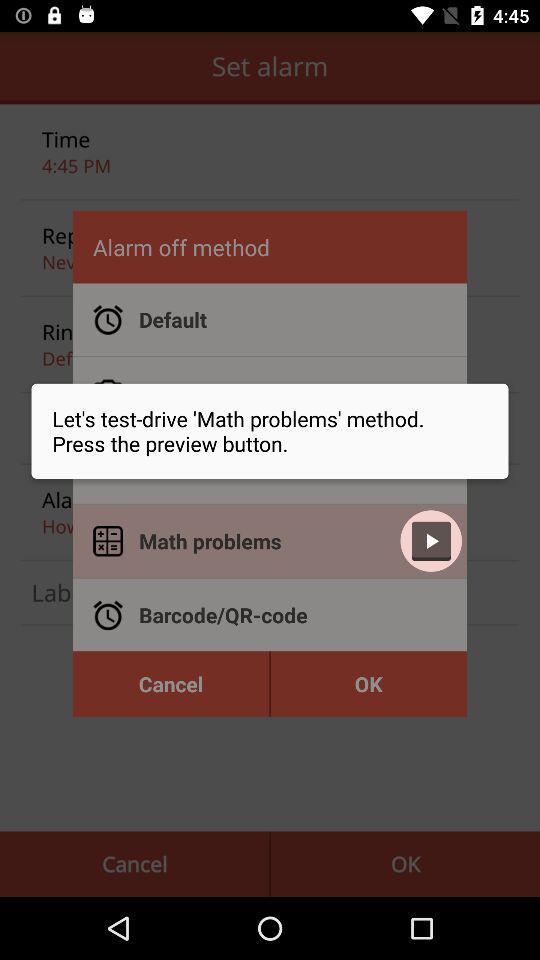 This screenshot has height=960, width=540. Describe the element at coordinates (430, 541) in the screenshot. I see `the play icon` at that location.